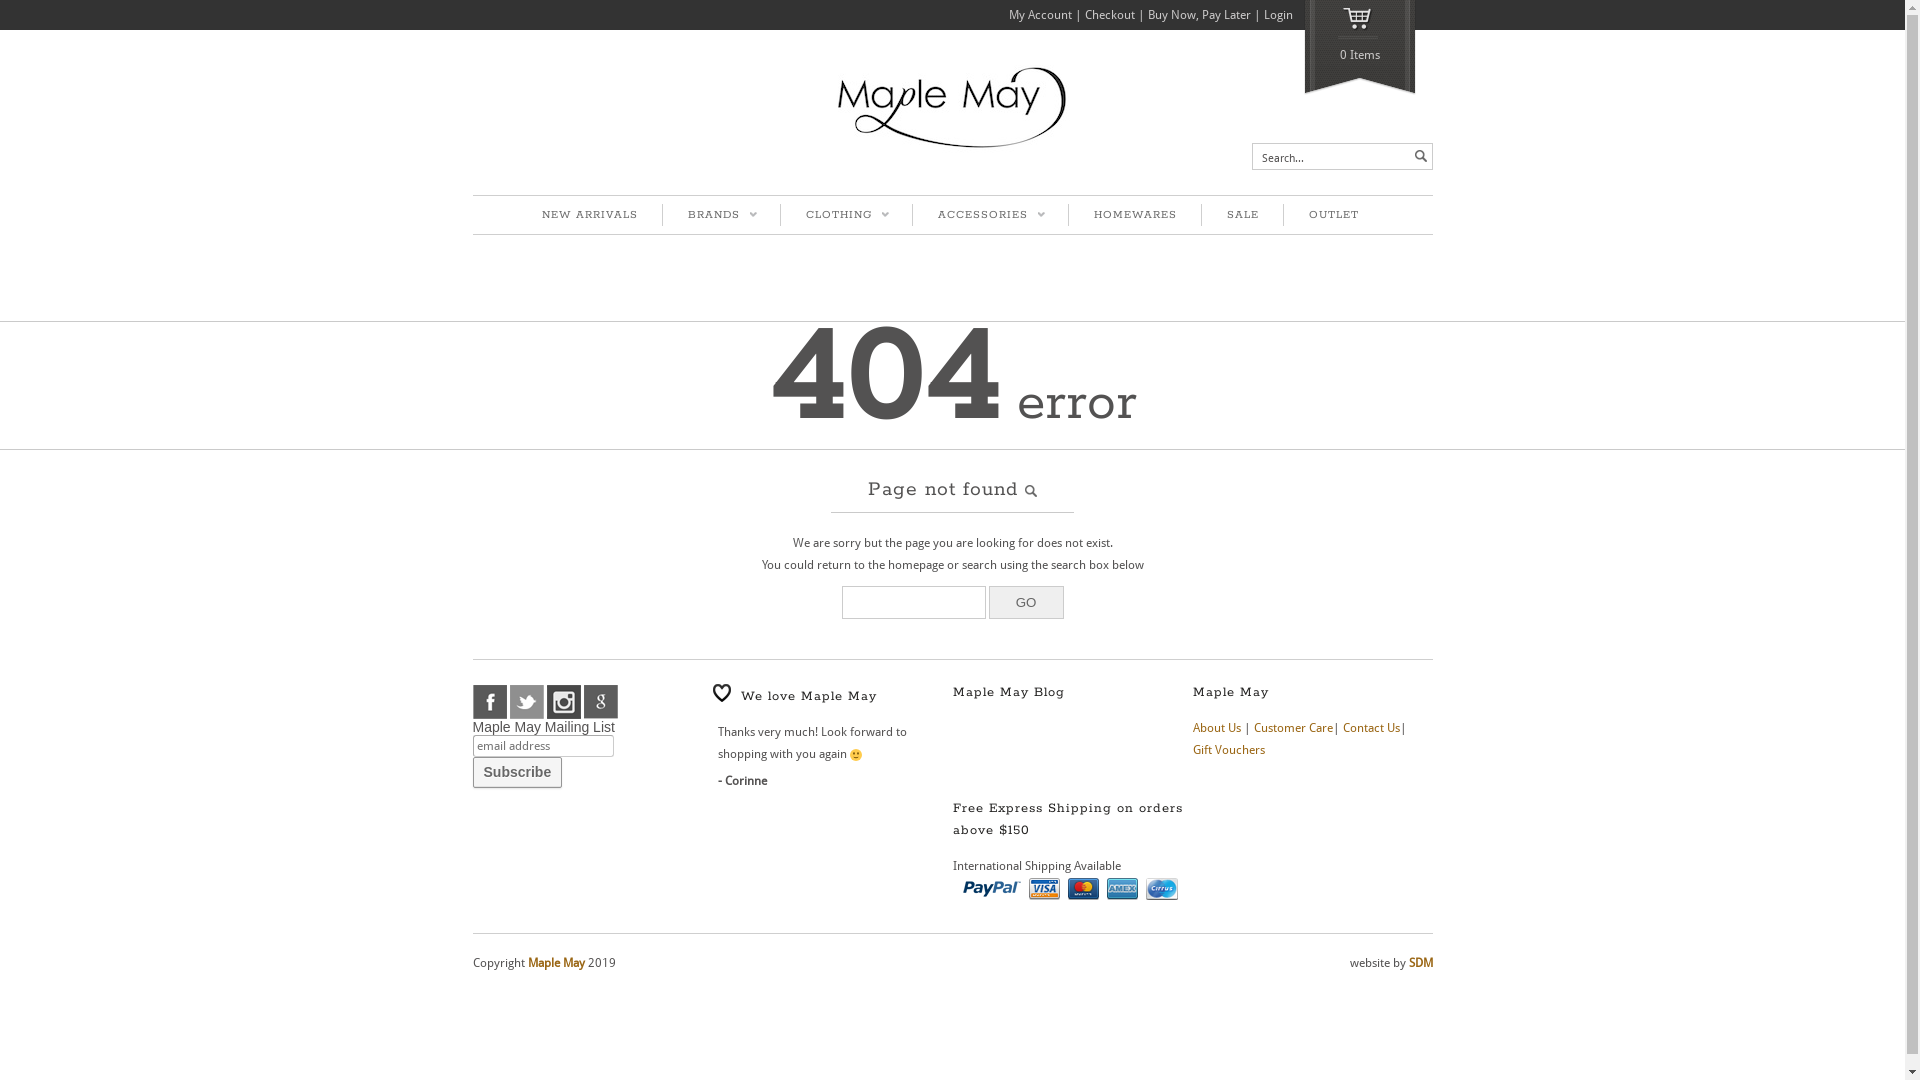  Describe the element at coordinates (1199, 15) in the screenshot. I see `'Buy Now, Pay Later'` at that location.